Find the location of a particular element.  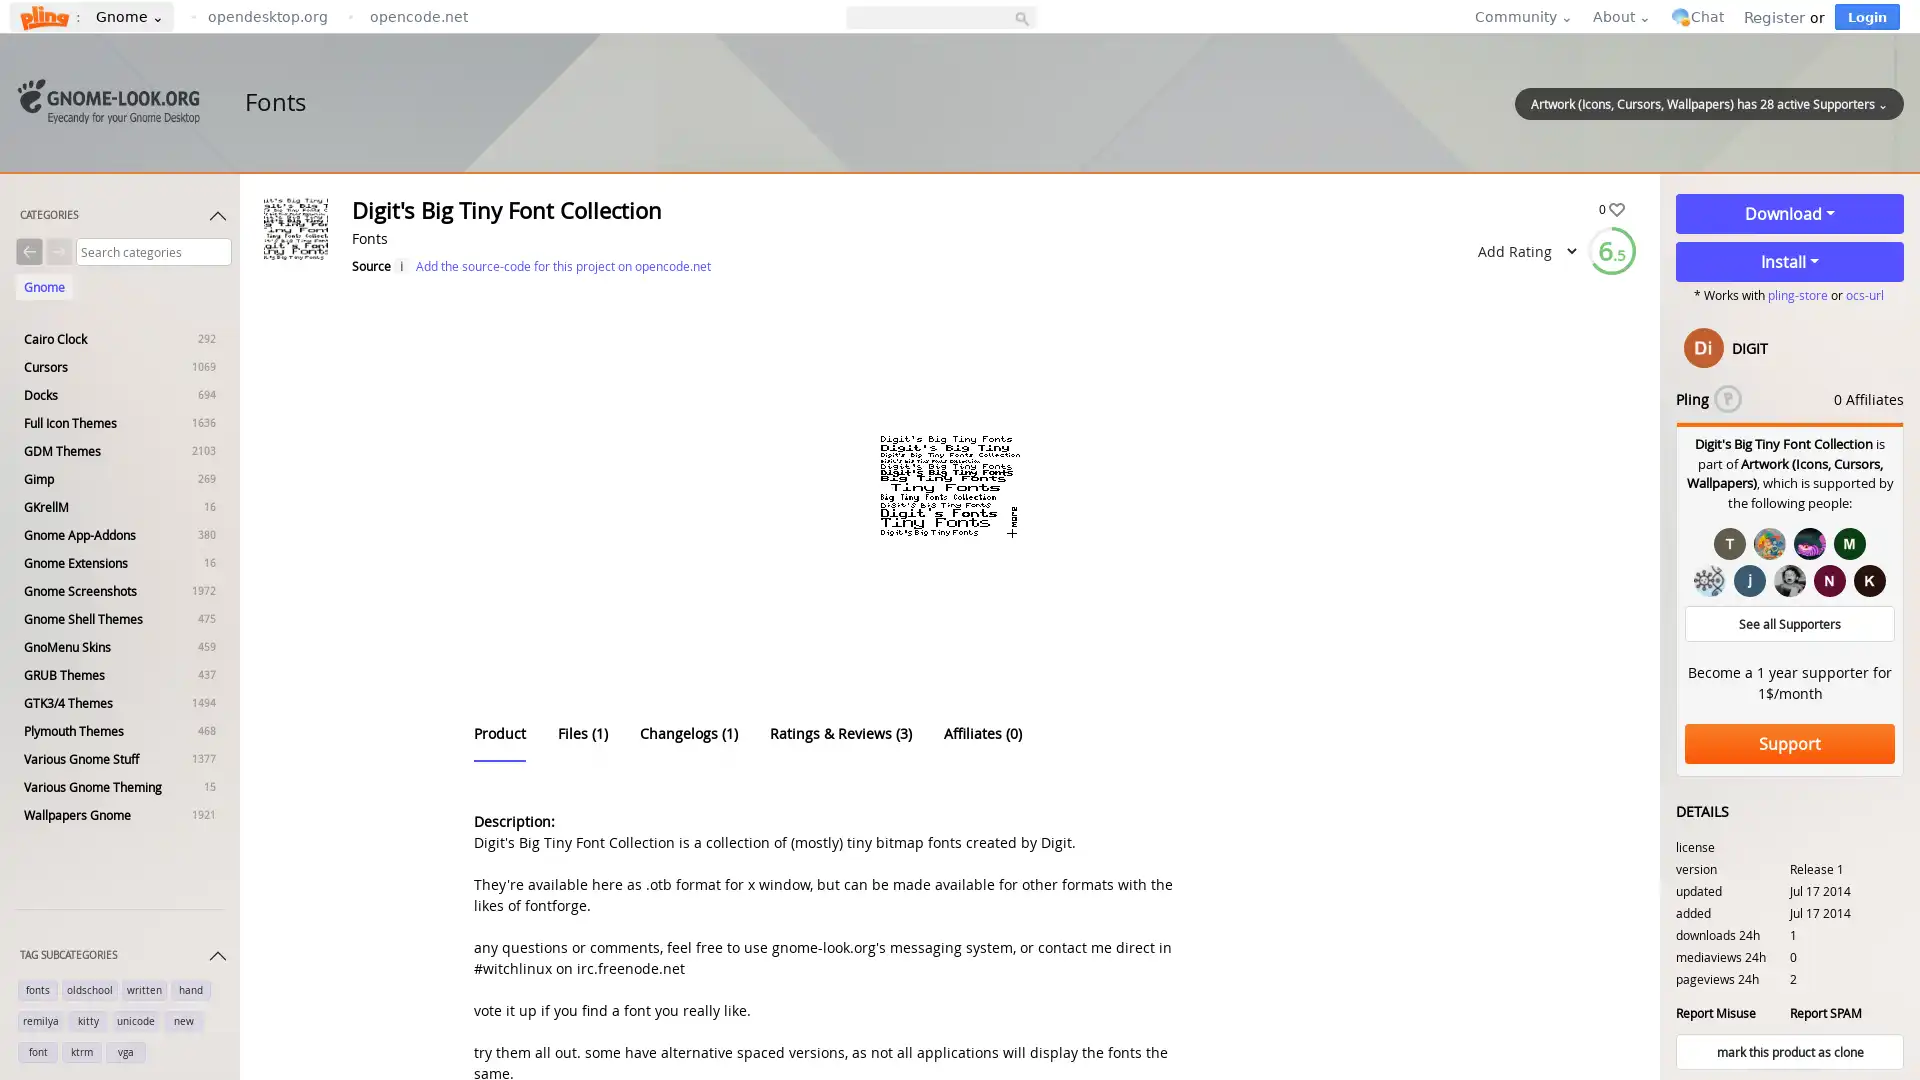

mark this product as clone is located at coordinates (1790, 1051).